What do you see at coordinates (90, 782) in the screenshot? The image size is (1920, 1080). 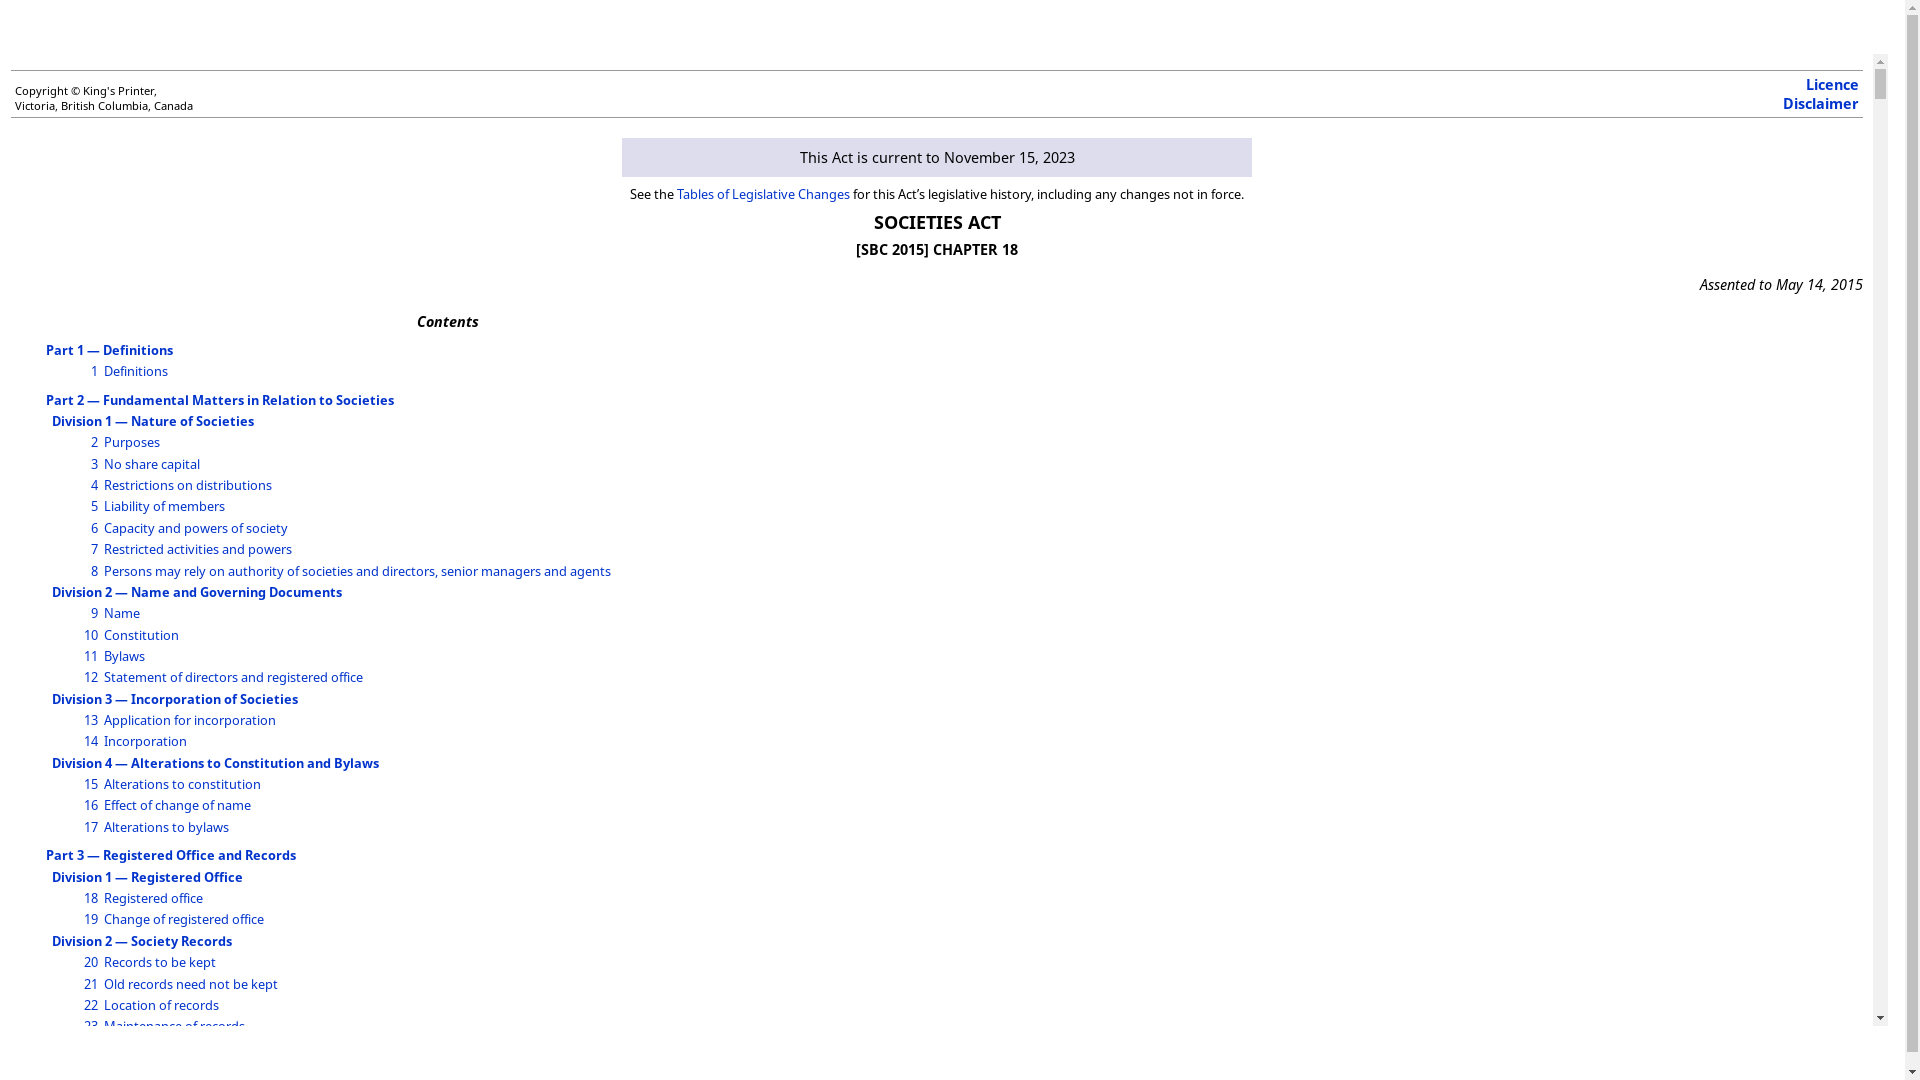 I see `'15'` at bounding box center [90, 782].